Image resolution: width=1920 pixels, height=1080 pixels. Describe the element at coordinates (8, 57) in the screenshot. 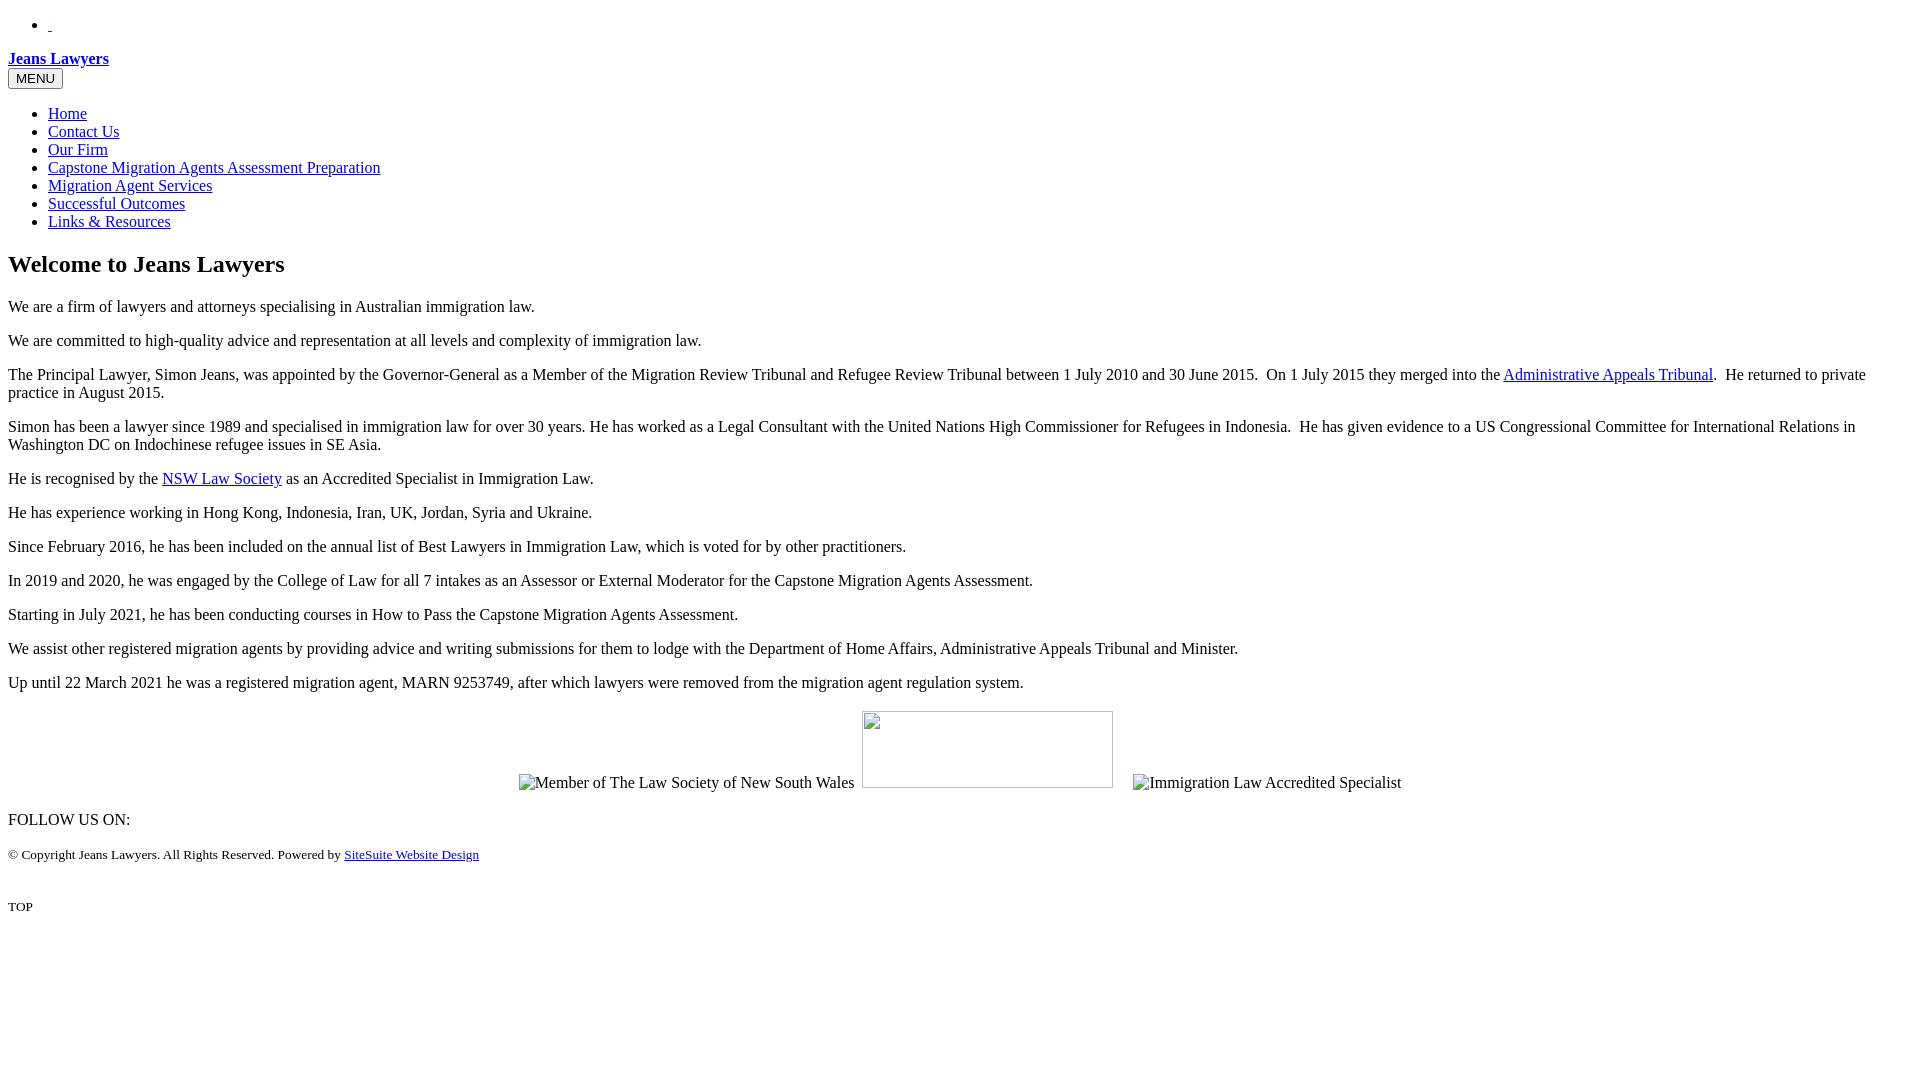

I see `'Jeans Lawyers'` at that location.